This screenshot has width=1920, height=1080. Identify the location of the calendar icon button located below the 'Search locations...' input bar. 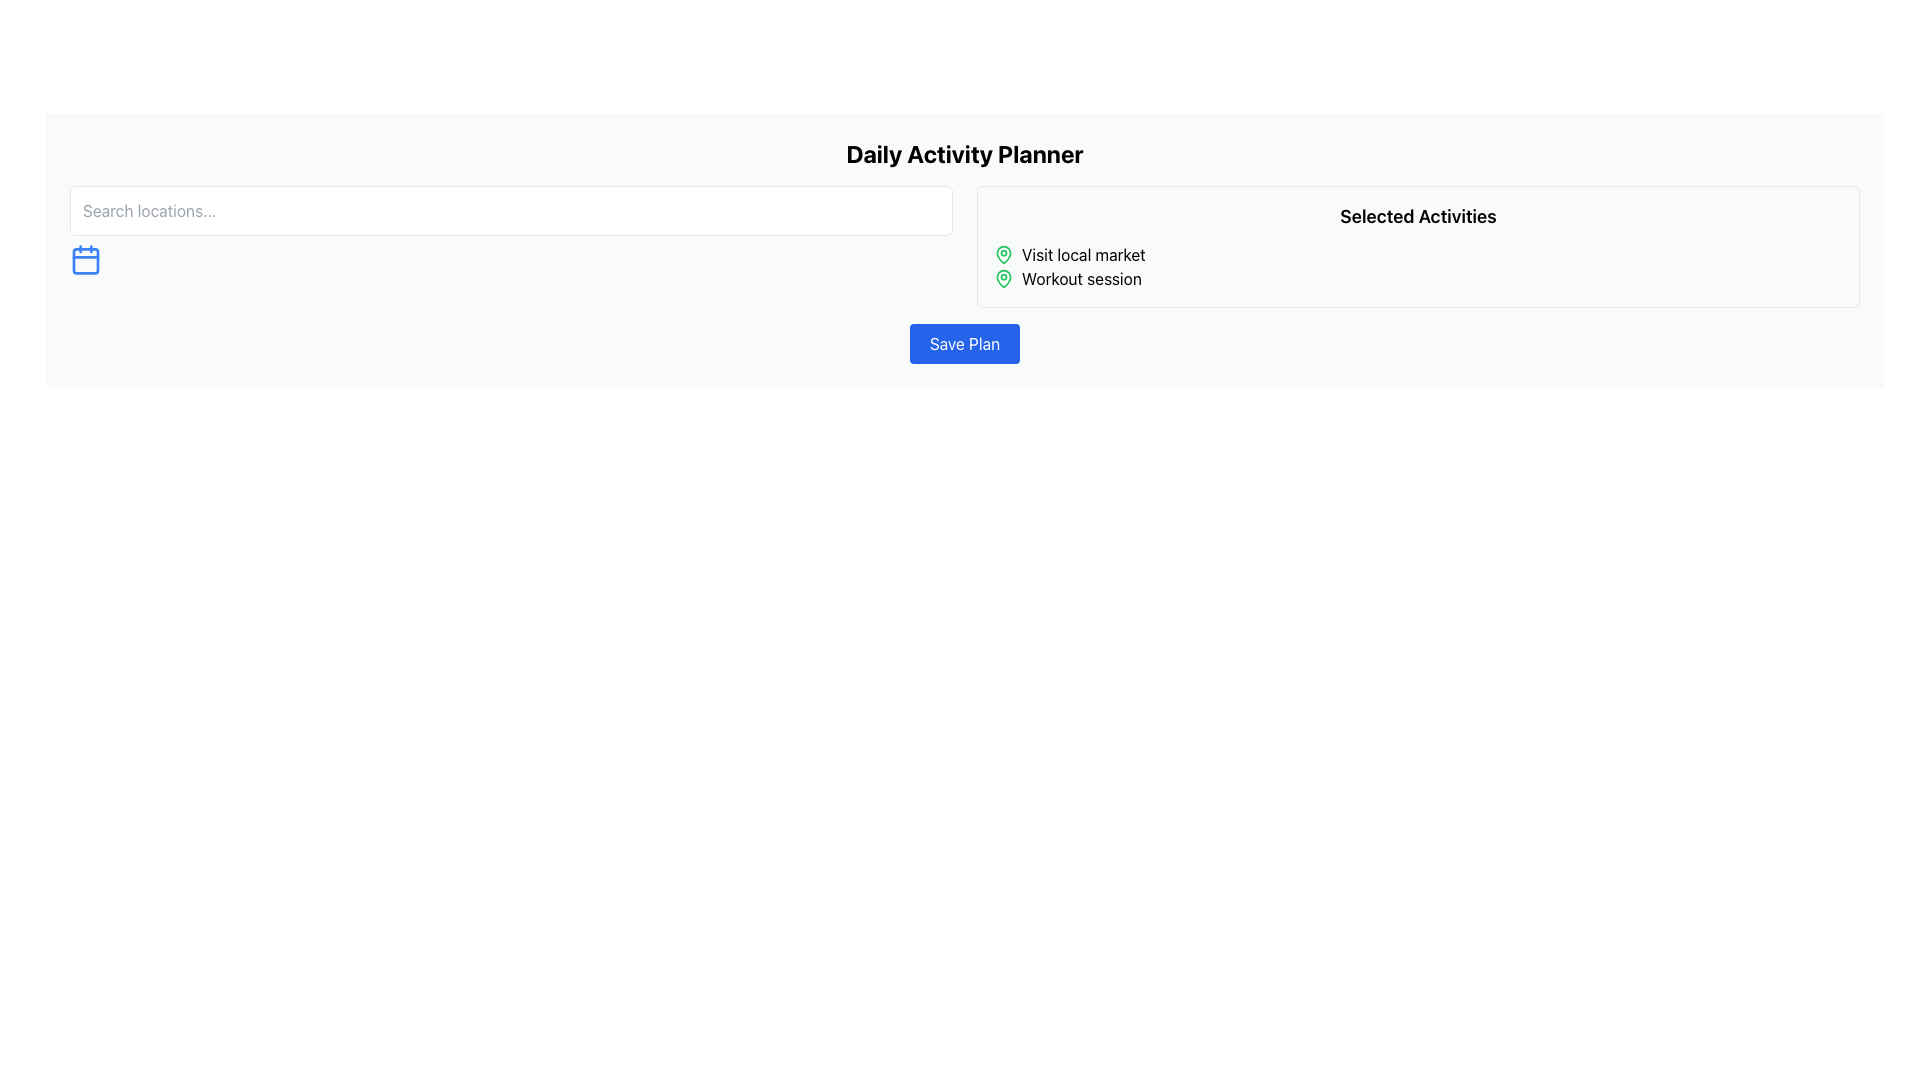
(85, 258).